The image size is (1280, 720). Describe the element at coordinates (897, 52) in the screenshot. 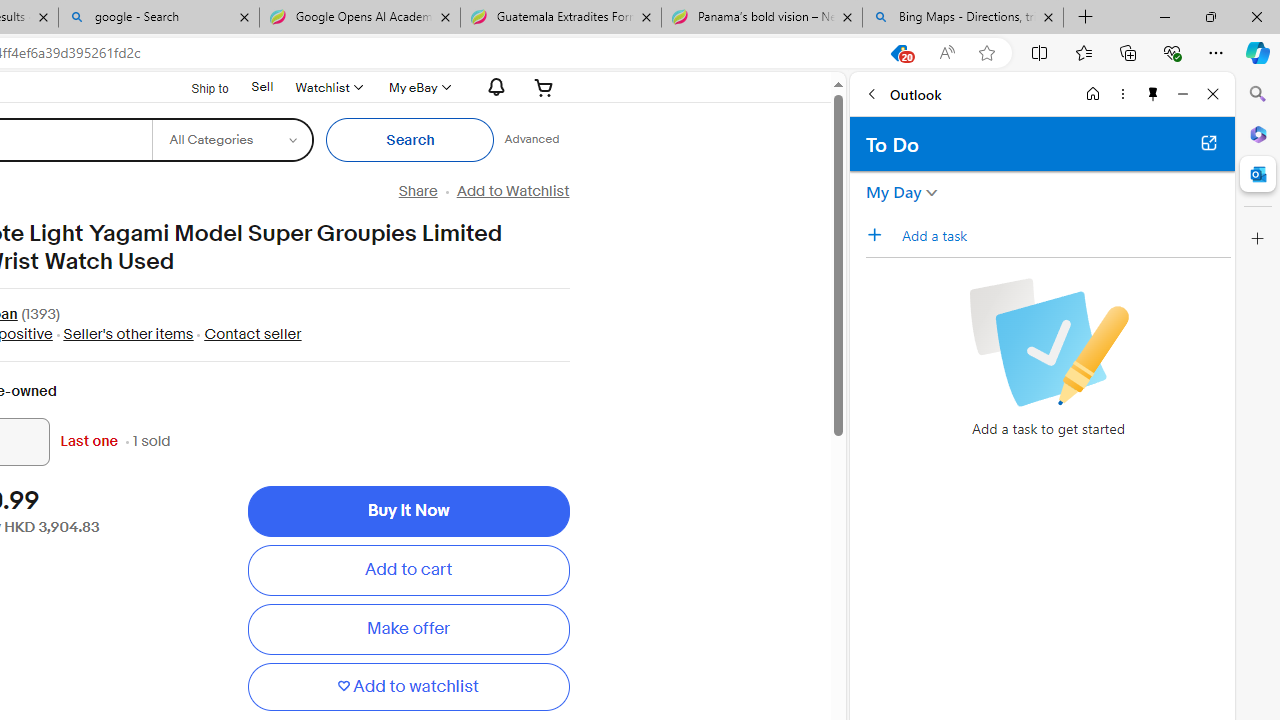

I see `'This site has coupons! Shopping in Microsoft Edge, 20'` at that location.